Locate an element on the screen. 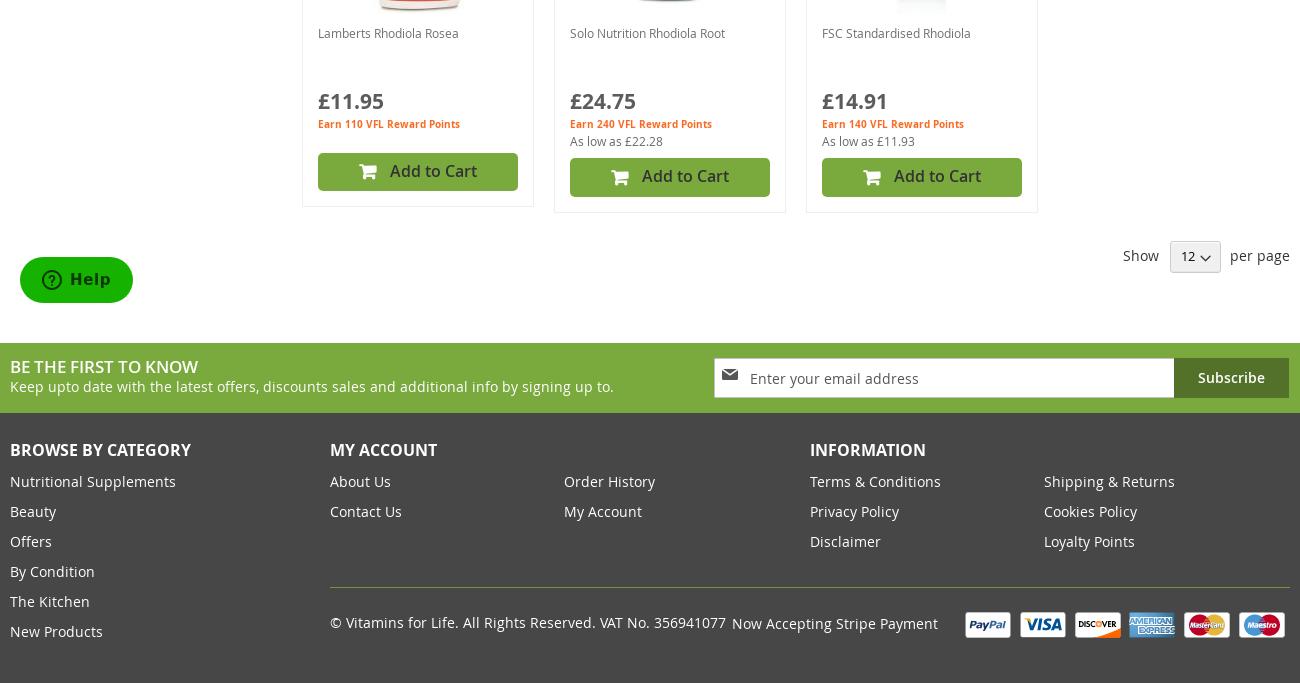 The height and width of the screenshot is (683, 1300). 'Earn  110 VFL Reward Points' is located at coordinates (388, 123).